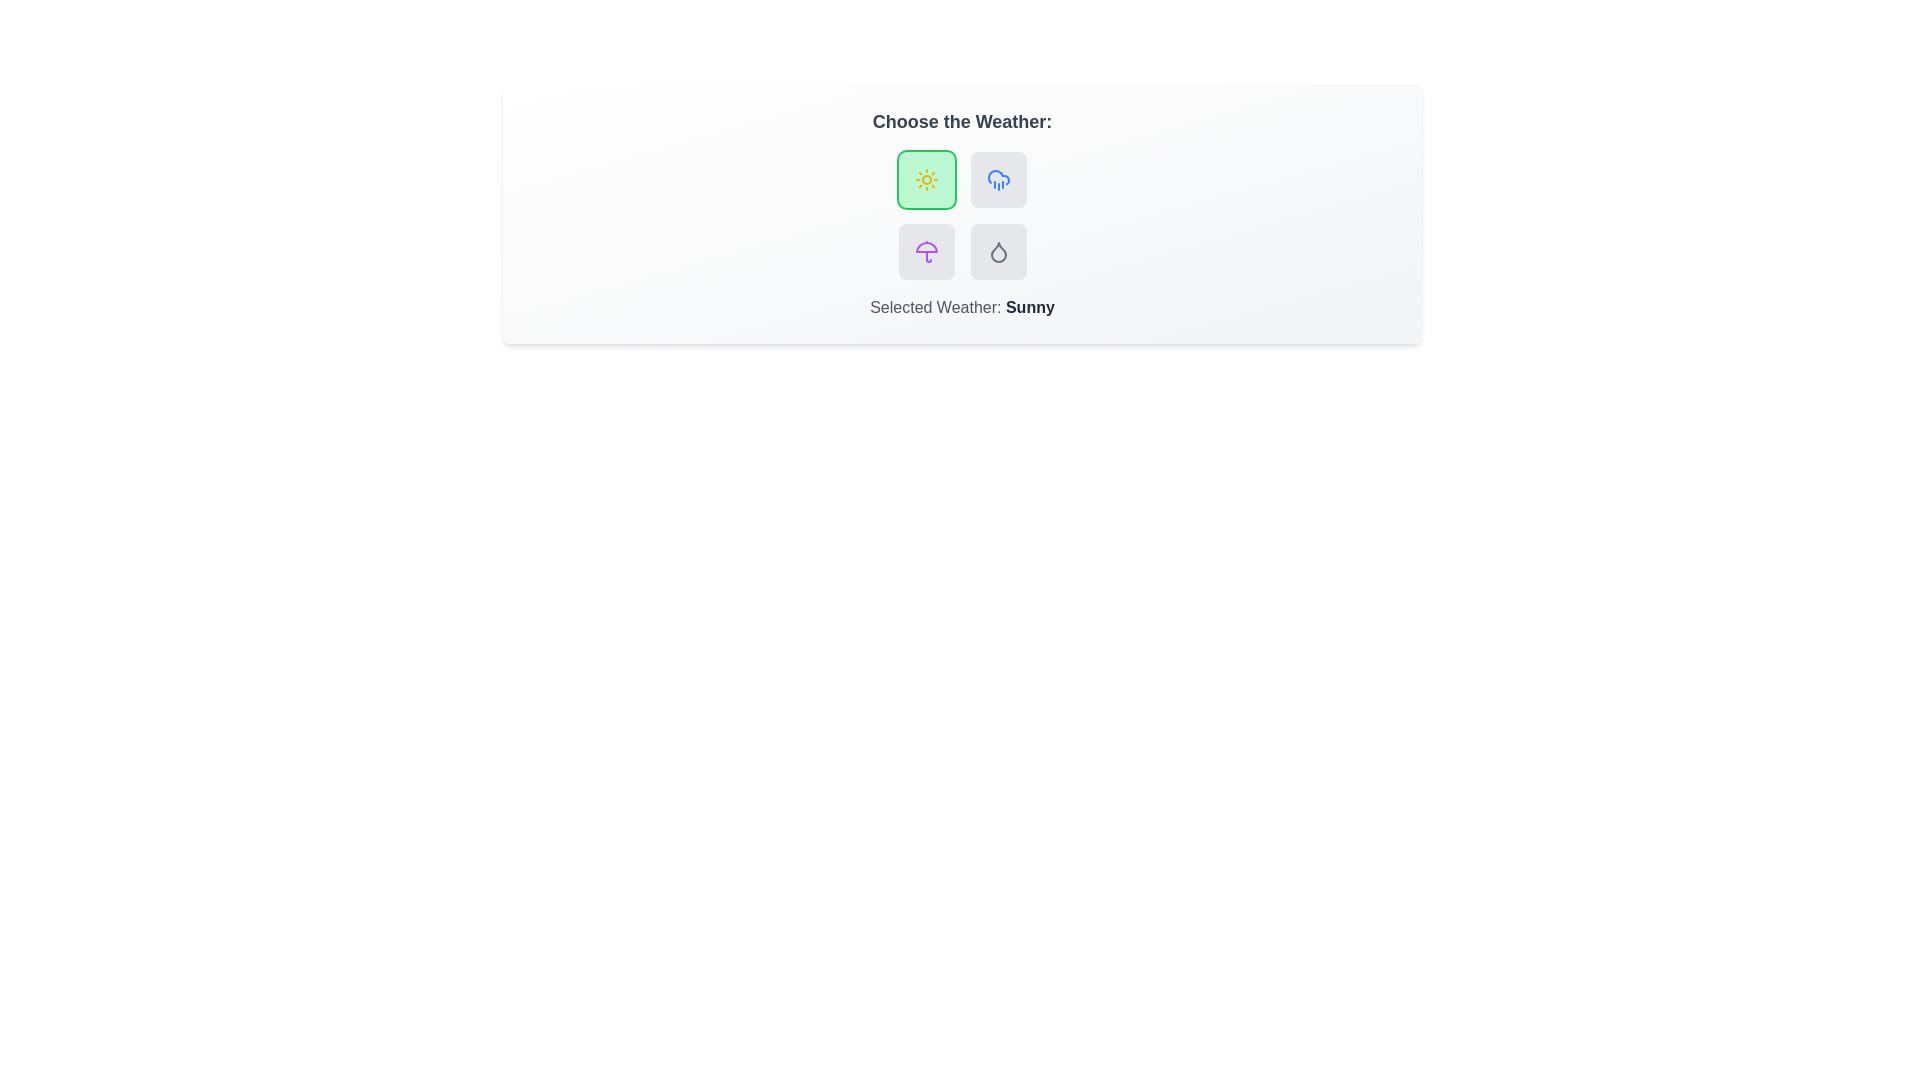 The width and height of the screenshot is (1920, 1080). What do you see at coordinates (925, 250) in the screenshot?
I see `the weather button corresponding to Stormy` at bounding box center [925, 250].